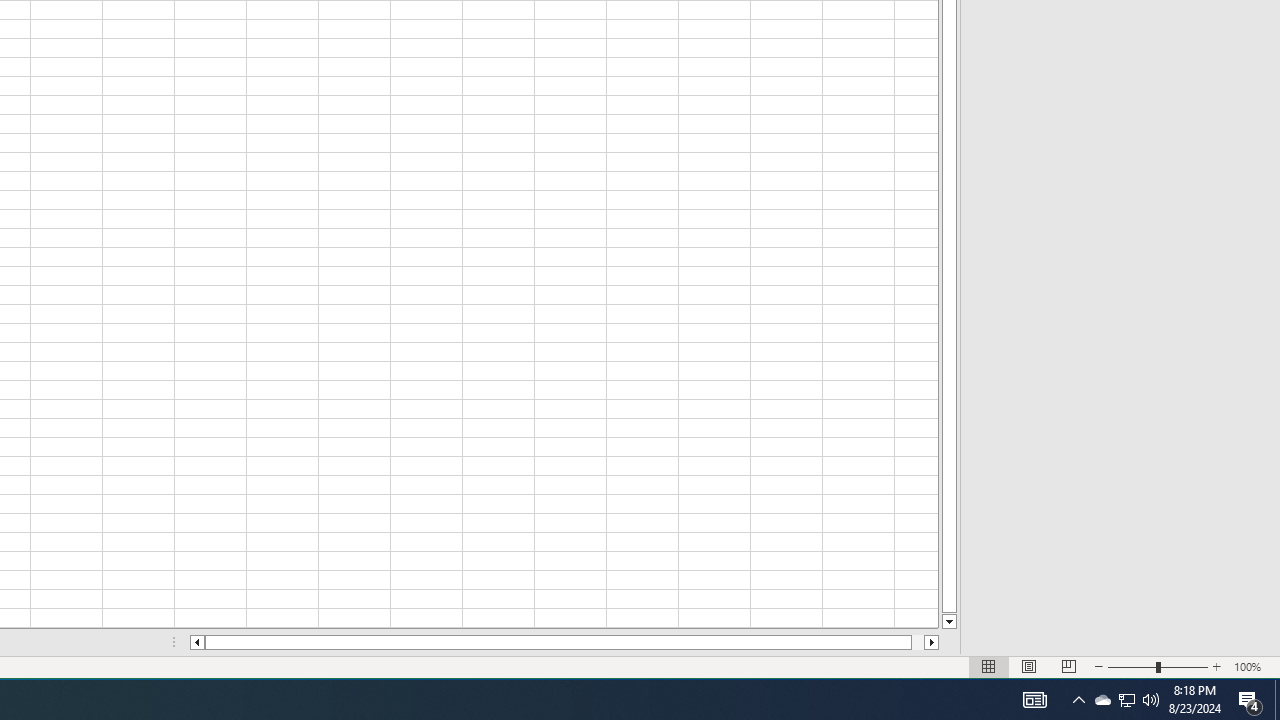 This screenshot has width=1280, height=720. I want to click on 'Show desktop', so click(1276, 698).